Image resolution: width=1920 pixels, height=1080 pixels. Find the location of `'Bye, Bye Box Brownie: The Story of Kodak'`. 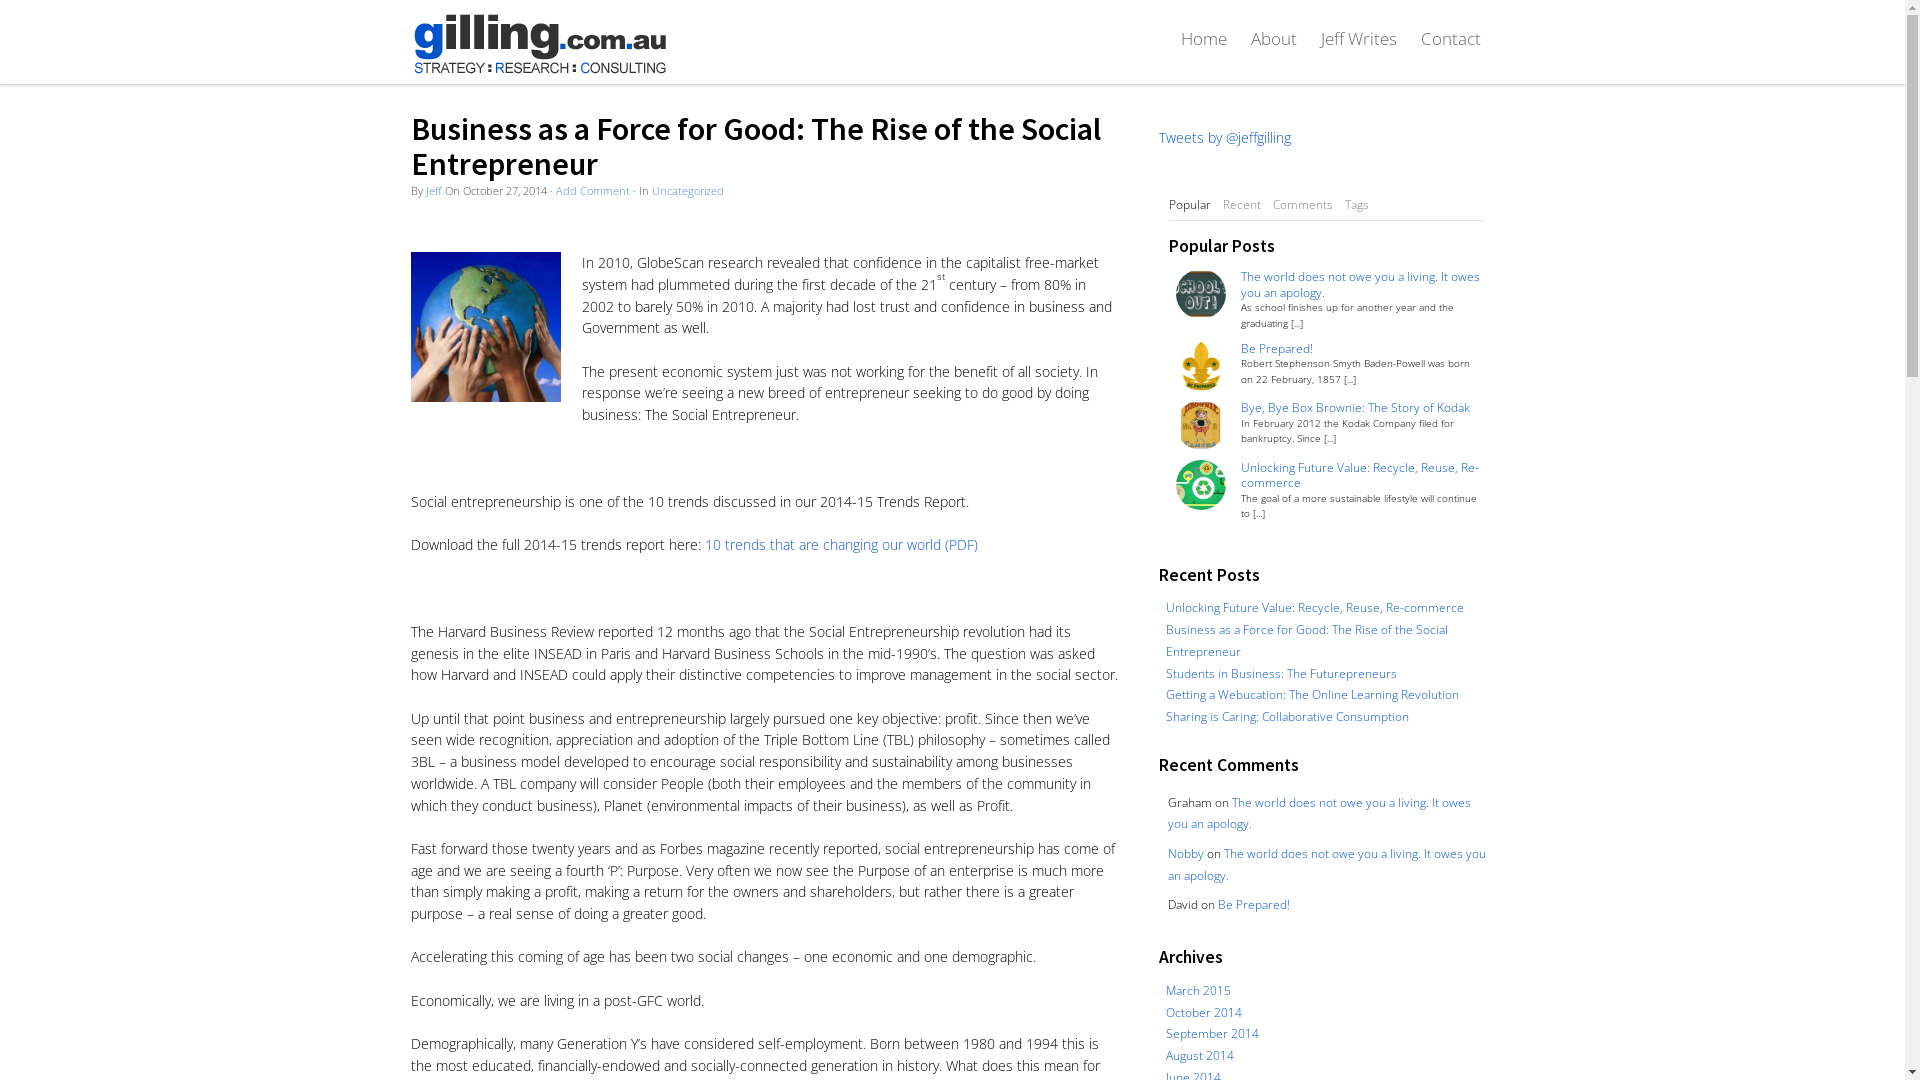

'Bye, Bye Box Brownie: The Story of Kodak' is located at coordinates (1240, 406).